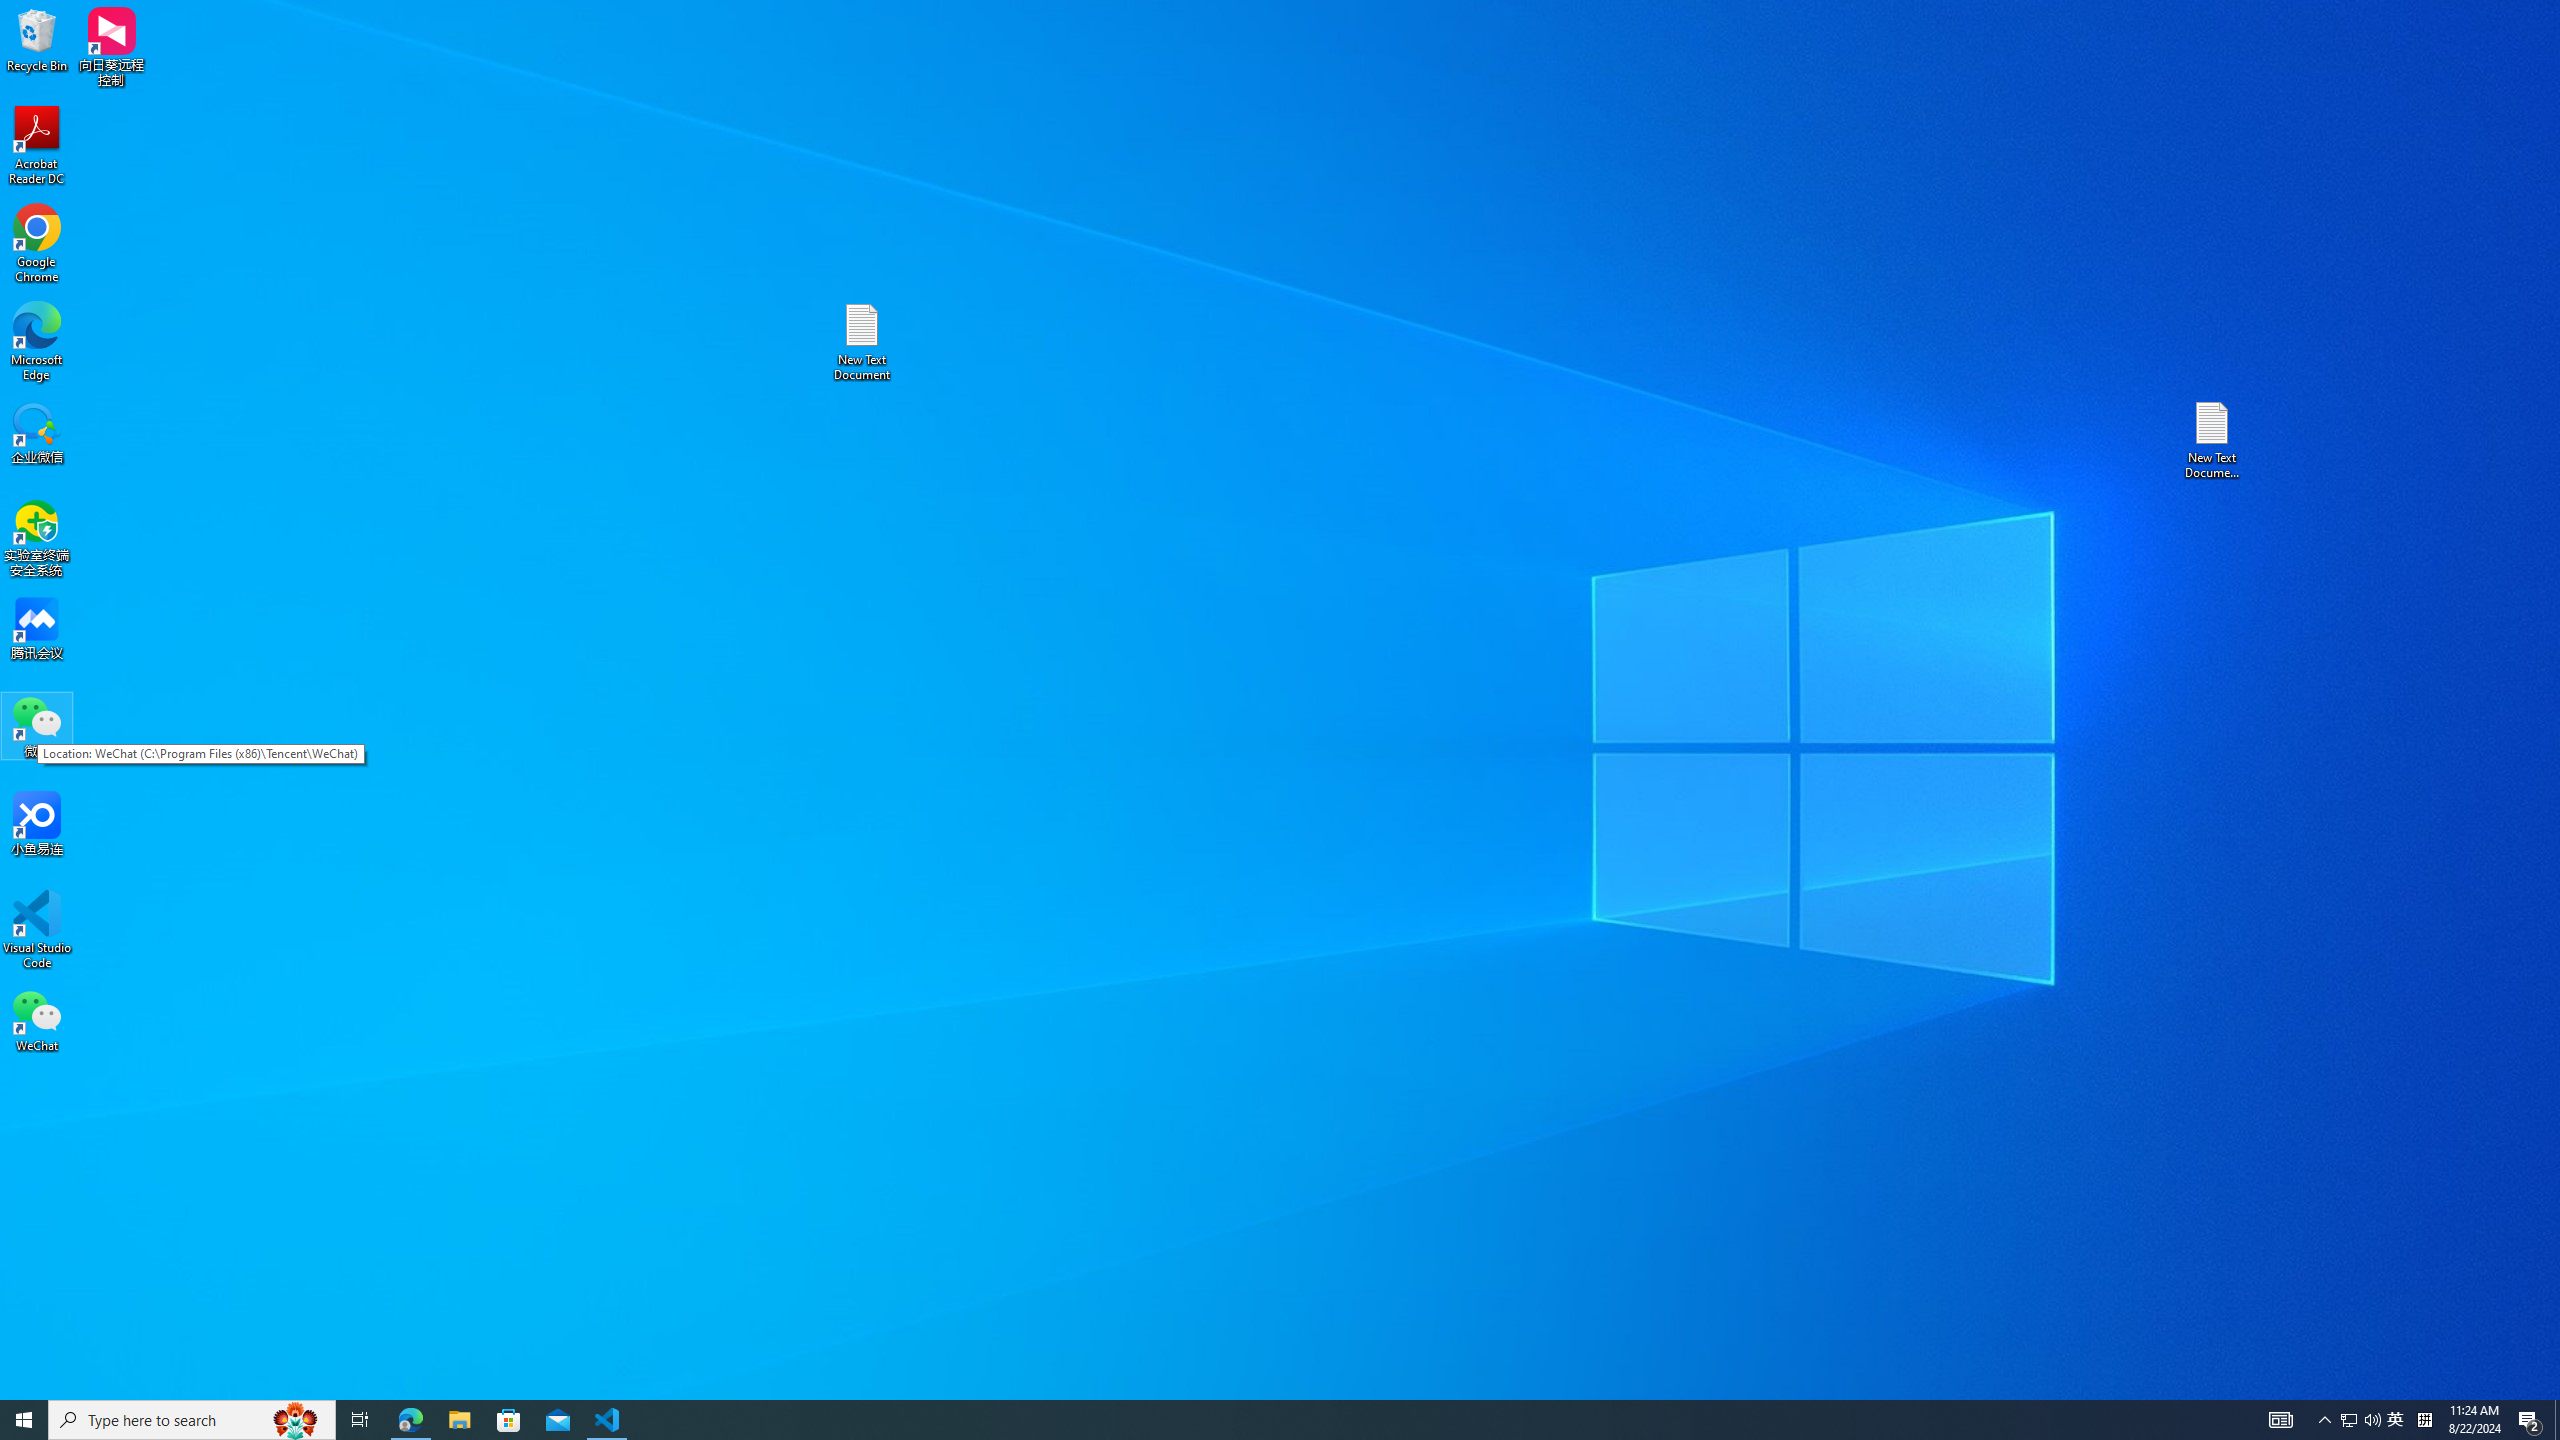 Image resolution: width=2560 pixels, height=1440 pixels. I want to click on 'Acrobat Reader DC', so click(36, 145).